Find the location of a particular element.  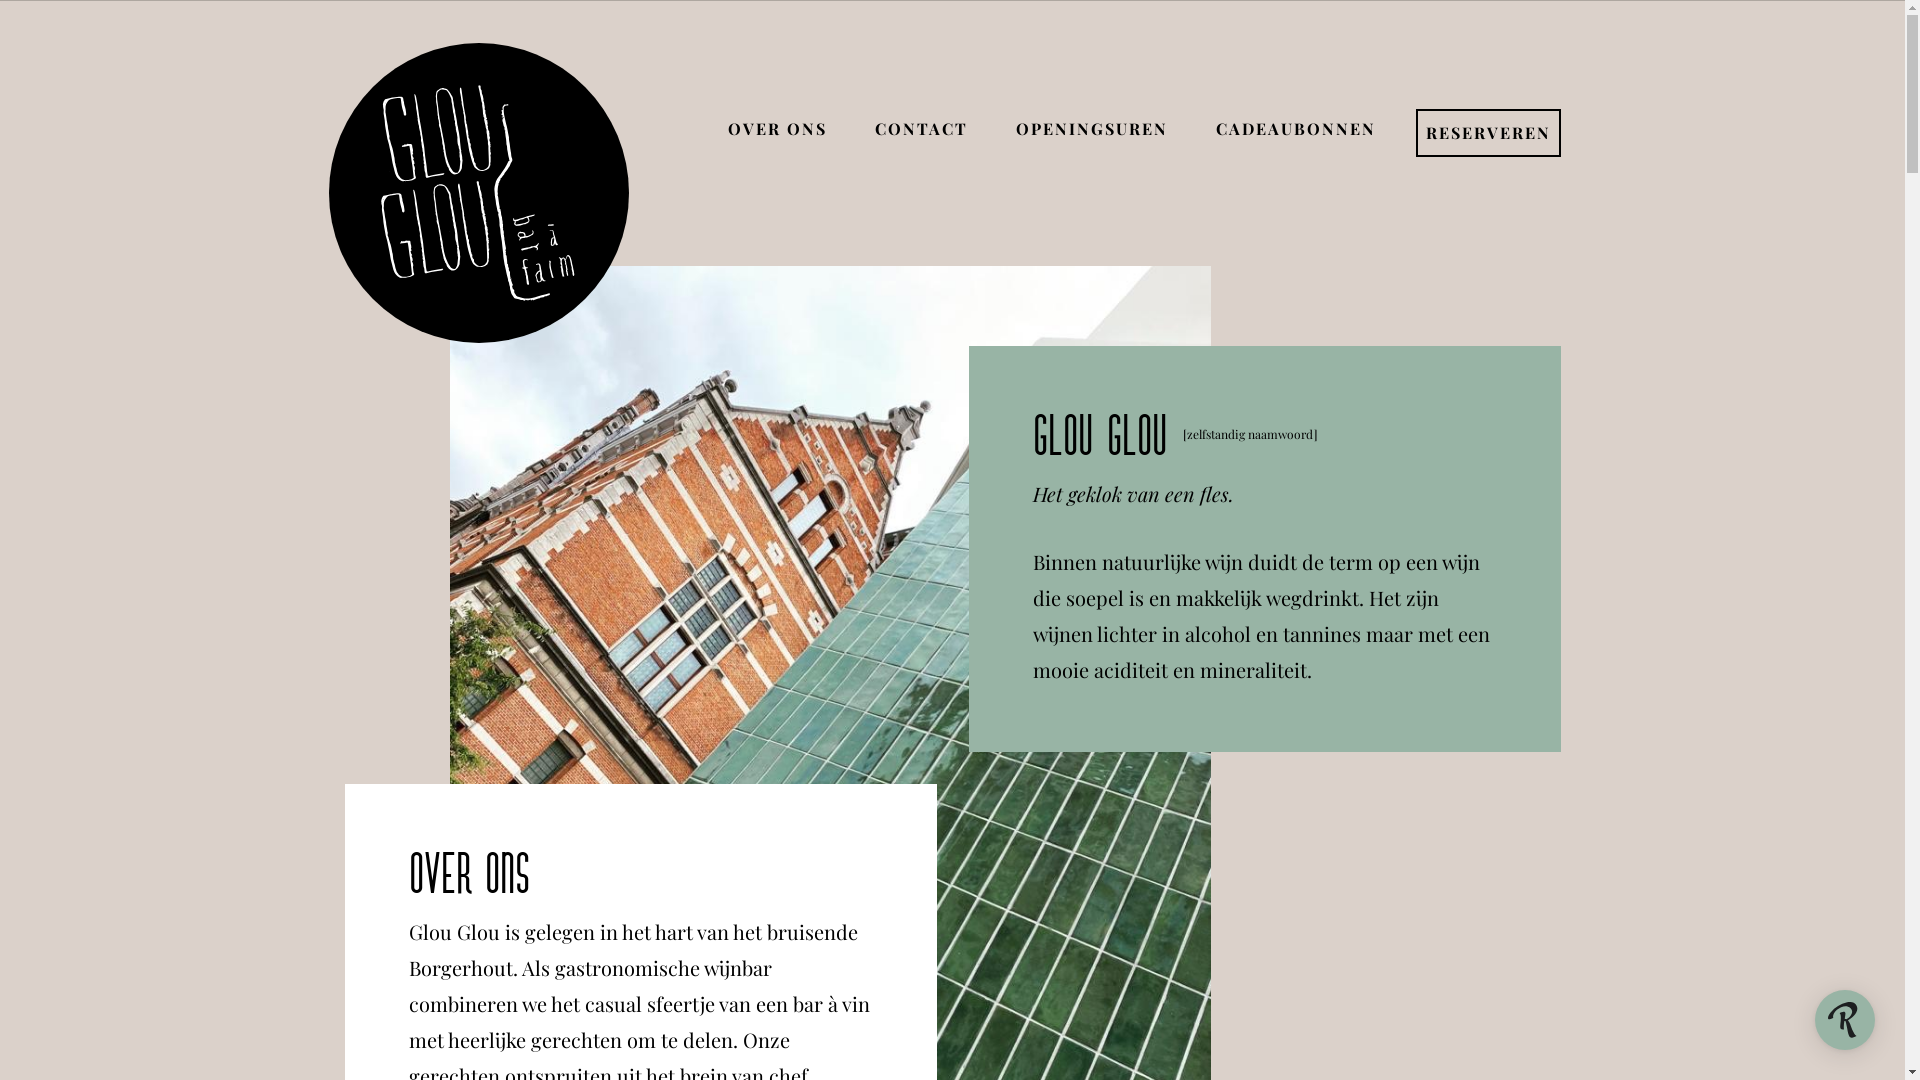

'RESERVEREN' is located at coordinates (1488, 133).